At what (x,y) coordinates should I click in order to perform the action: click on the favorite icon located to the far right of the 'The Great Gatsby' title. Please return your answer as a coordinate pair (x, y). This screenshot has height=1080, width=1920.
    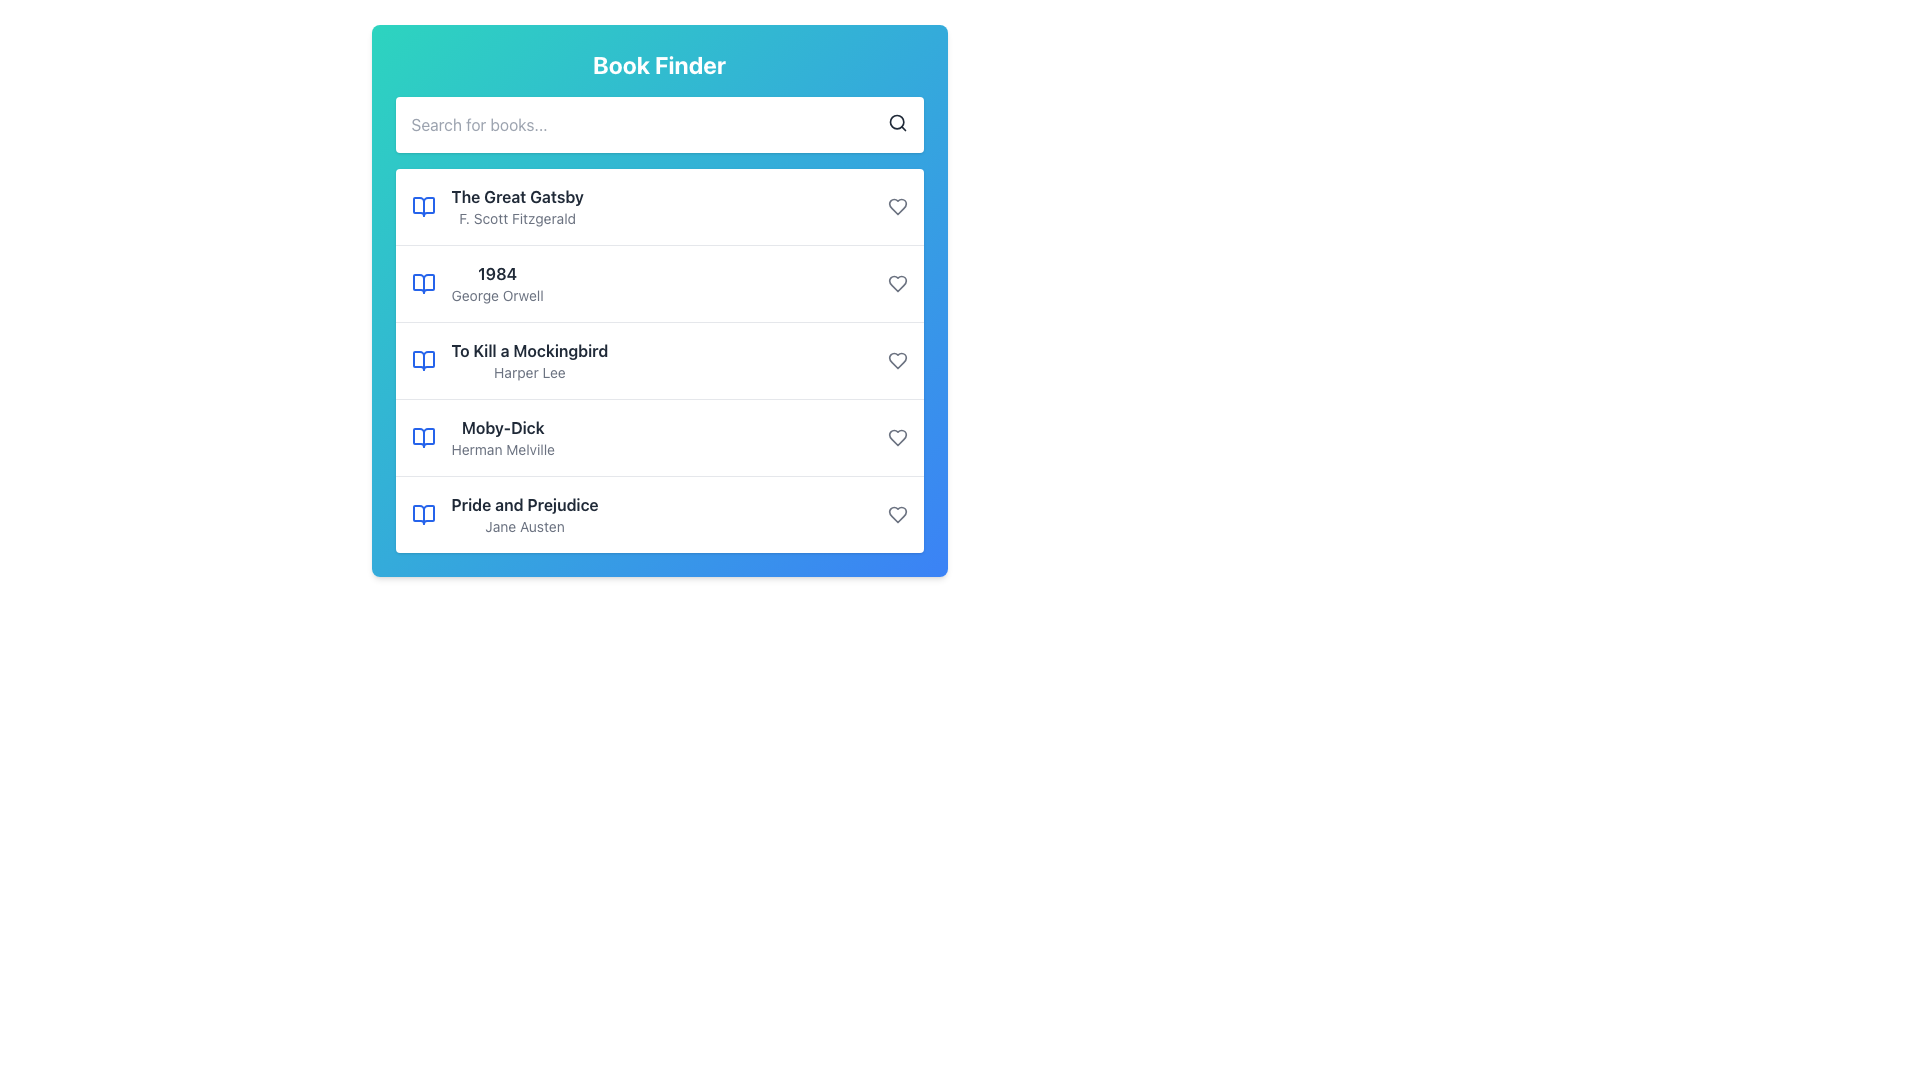
    Looking at the image, I should click on (896, 207).